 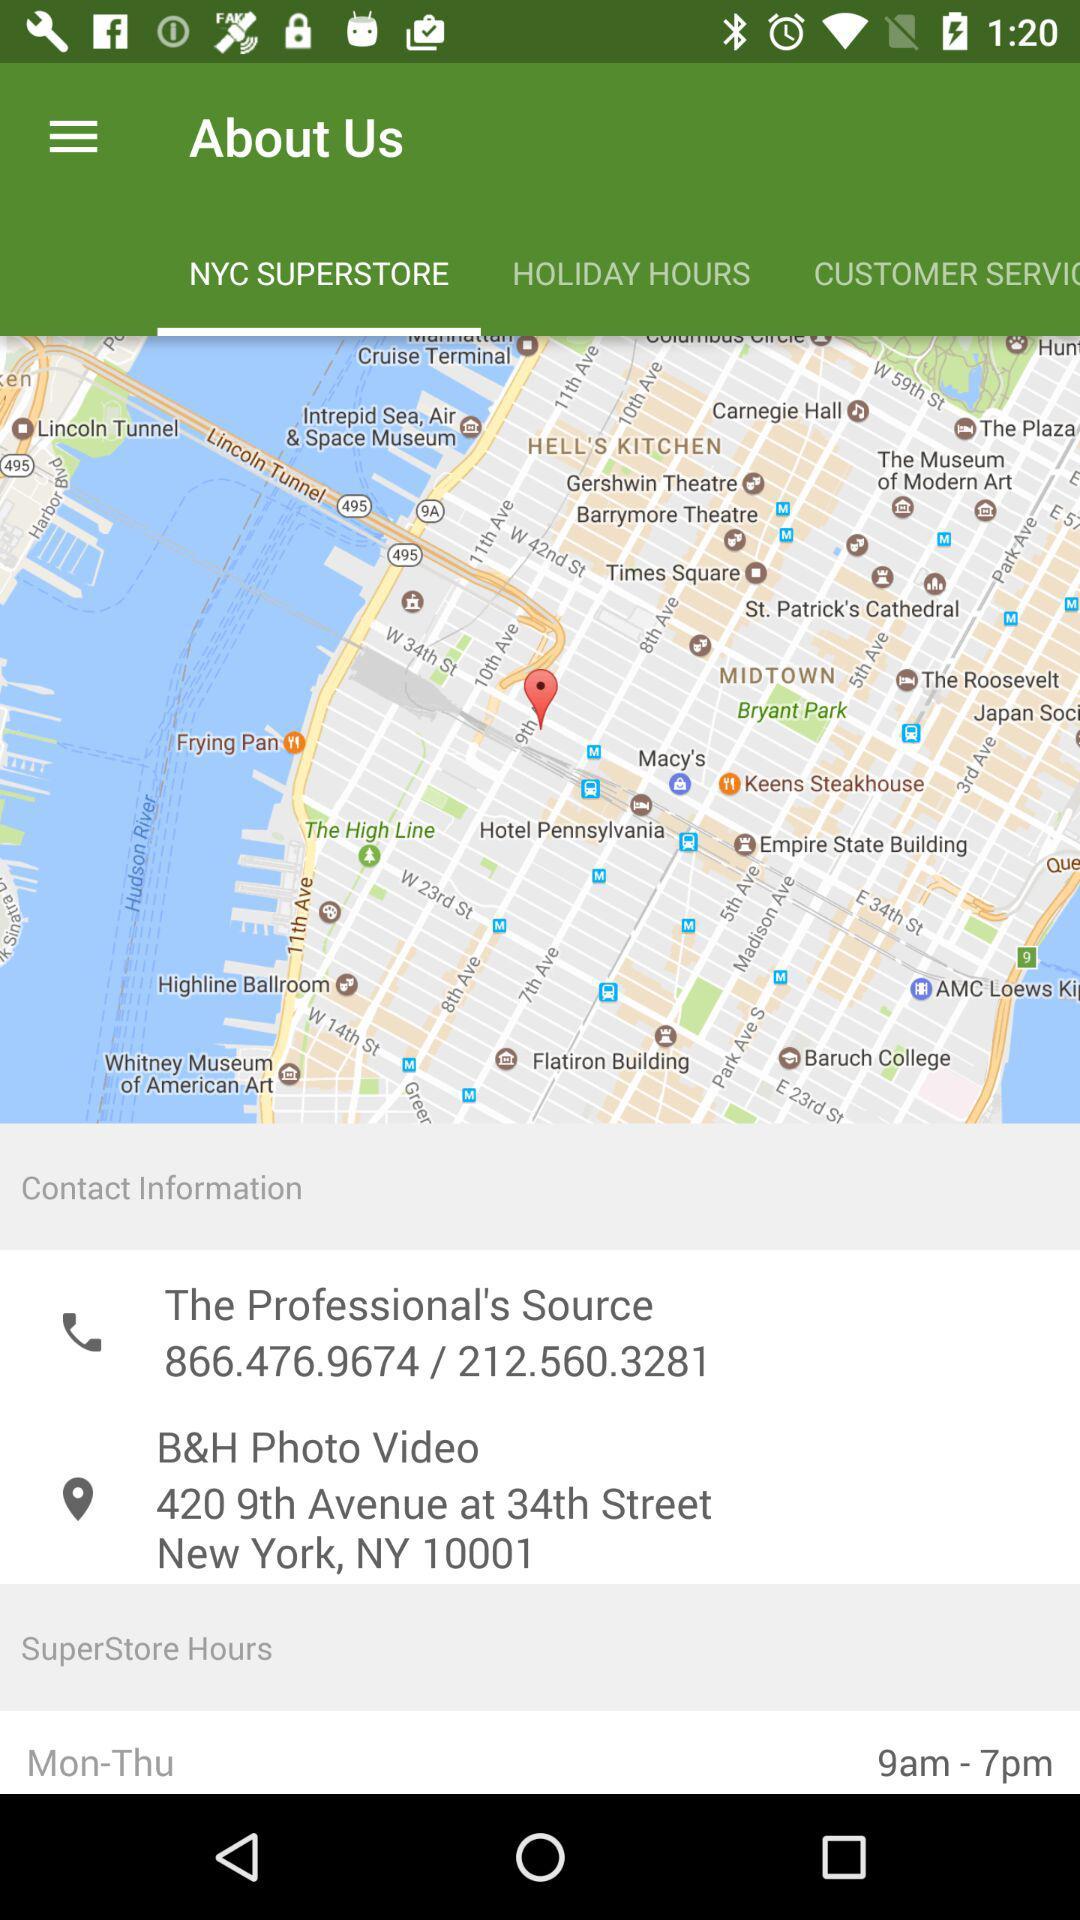 I want to click on the 9am - 7pm item, so click(x=964, y=1751).